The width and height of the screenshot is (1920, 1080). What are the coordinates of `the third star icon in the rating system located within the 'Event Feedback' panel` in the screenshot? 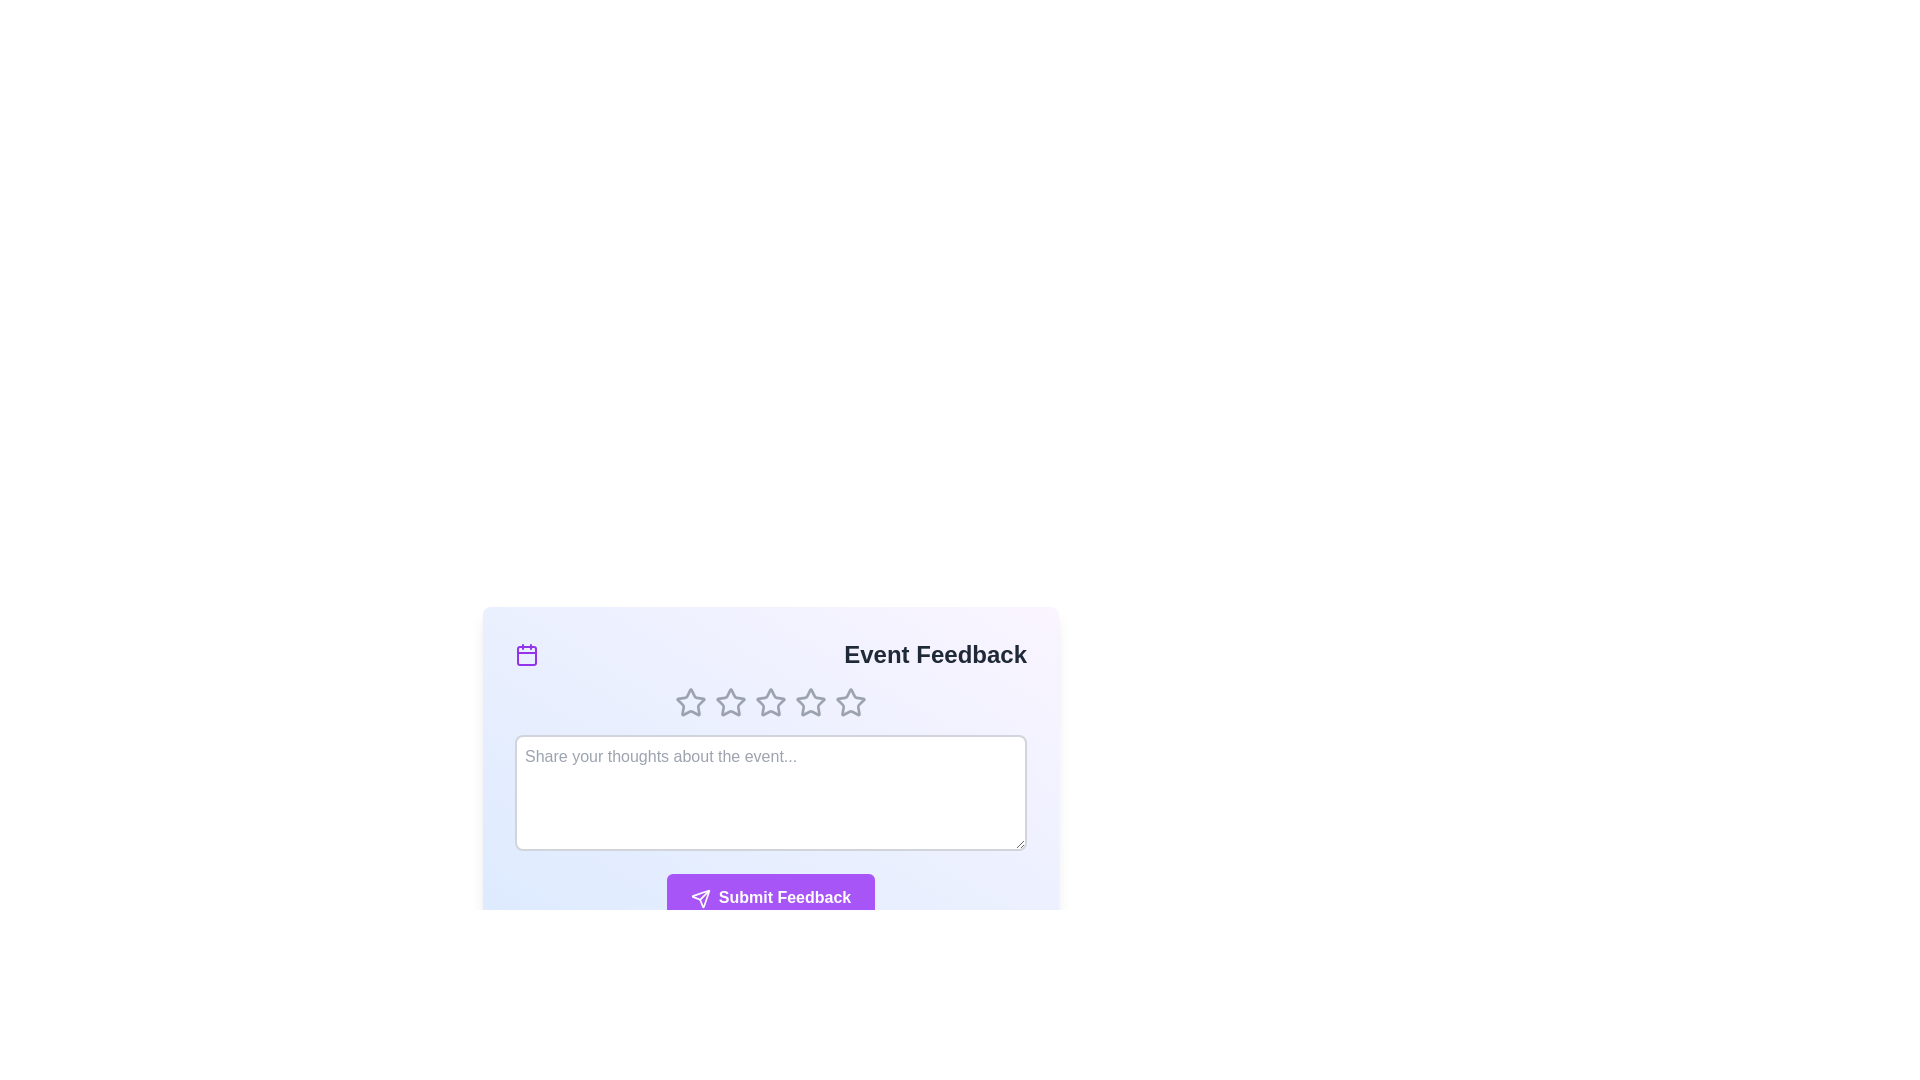 It's located at (770, 701).